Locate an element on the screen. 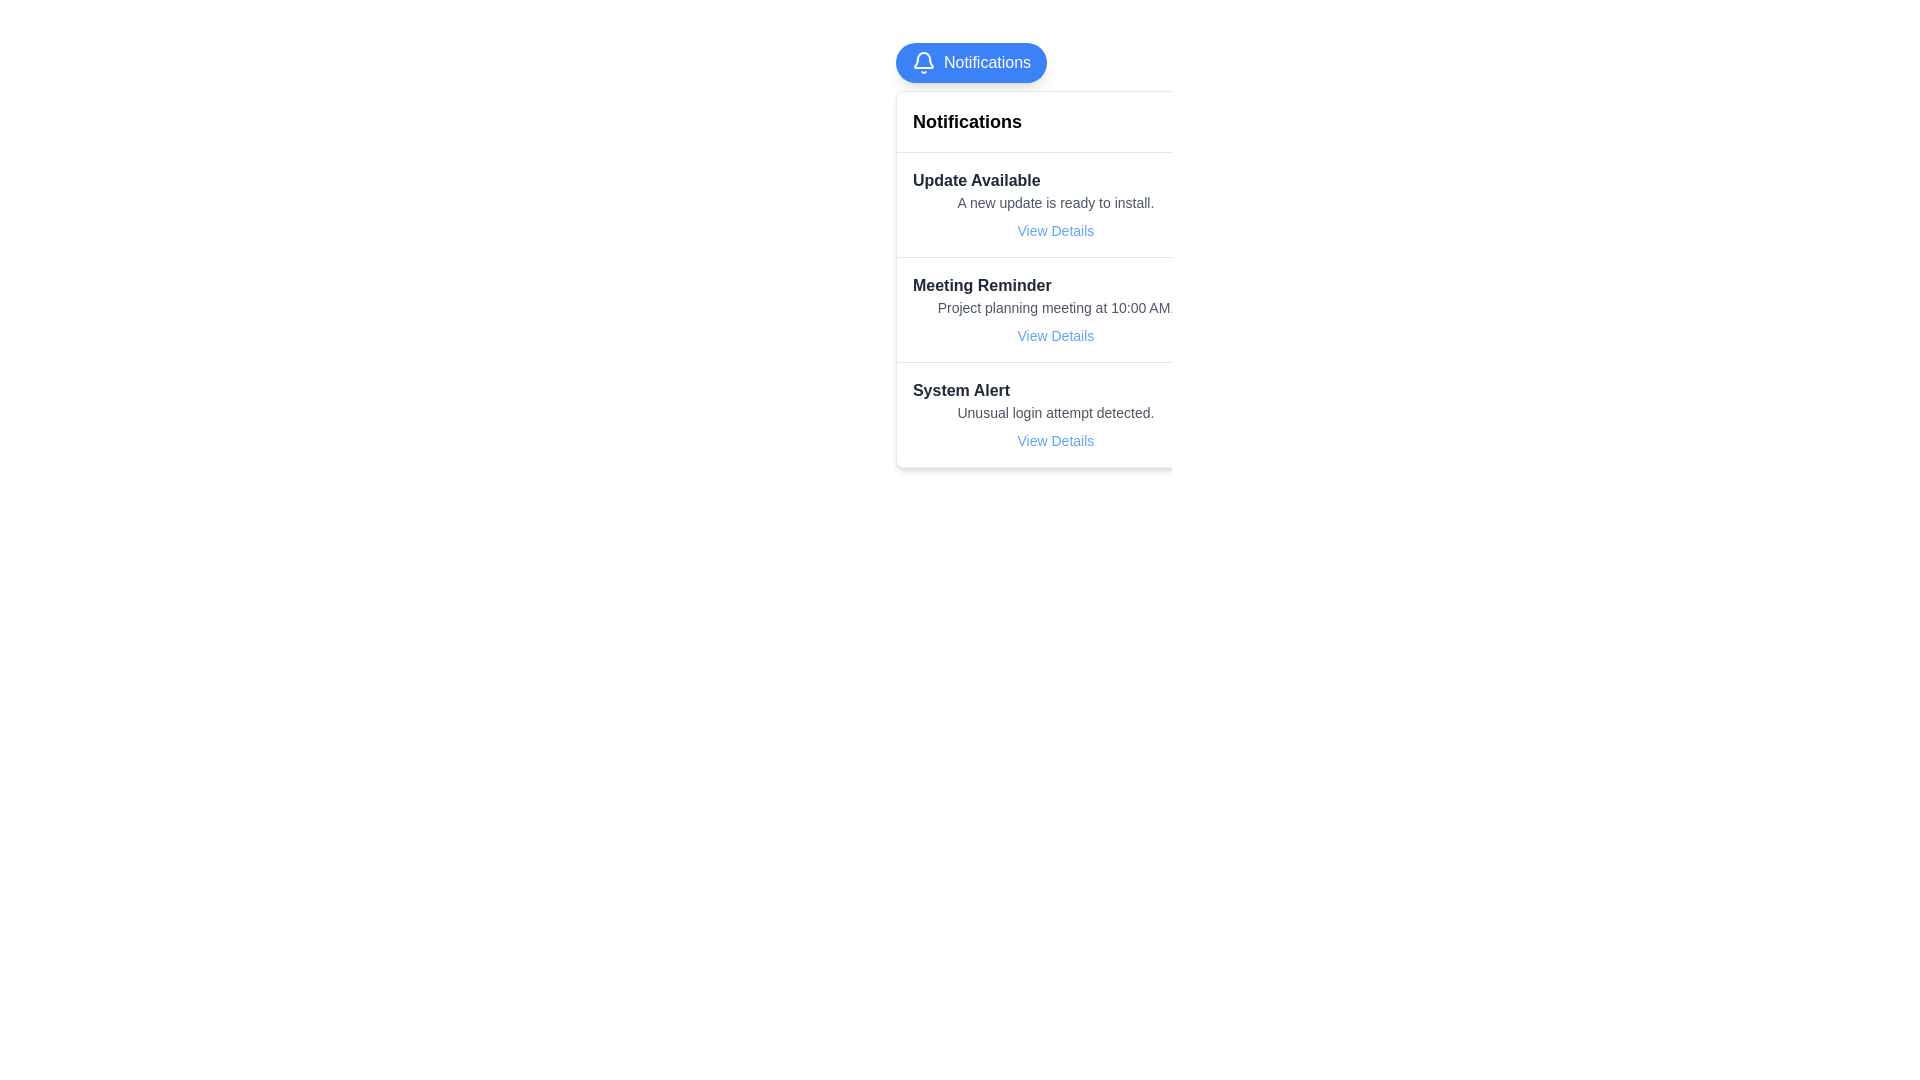  the Notification Card that informs about an unusual login attempt, positioned as the third item in the notification list is located at coordinates (1055, 414).